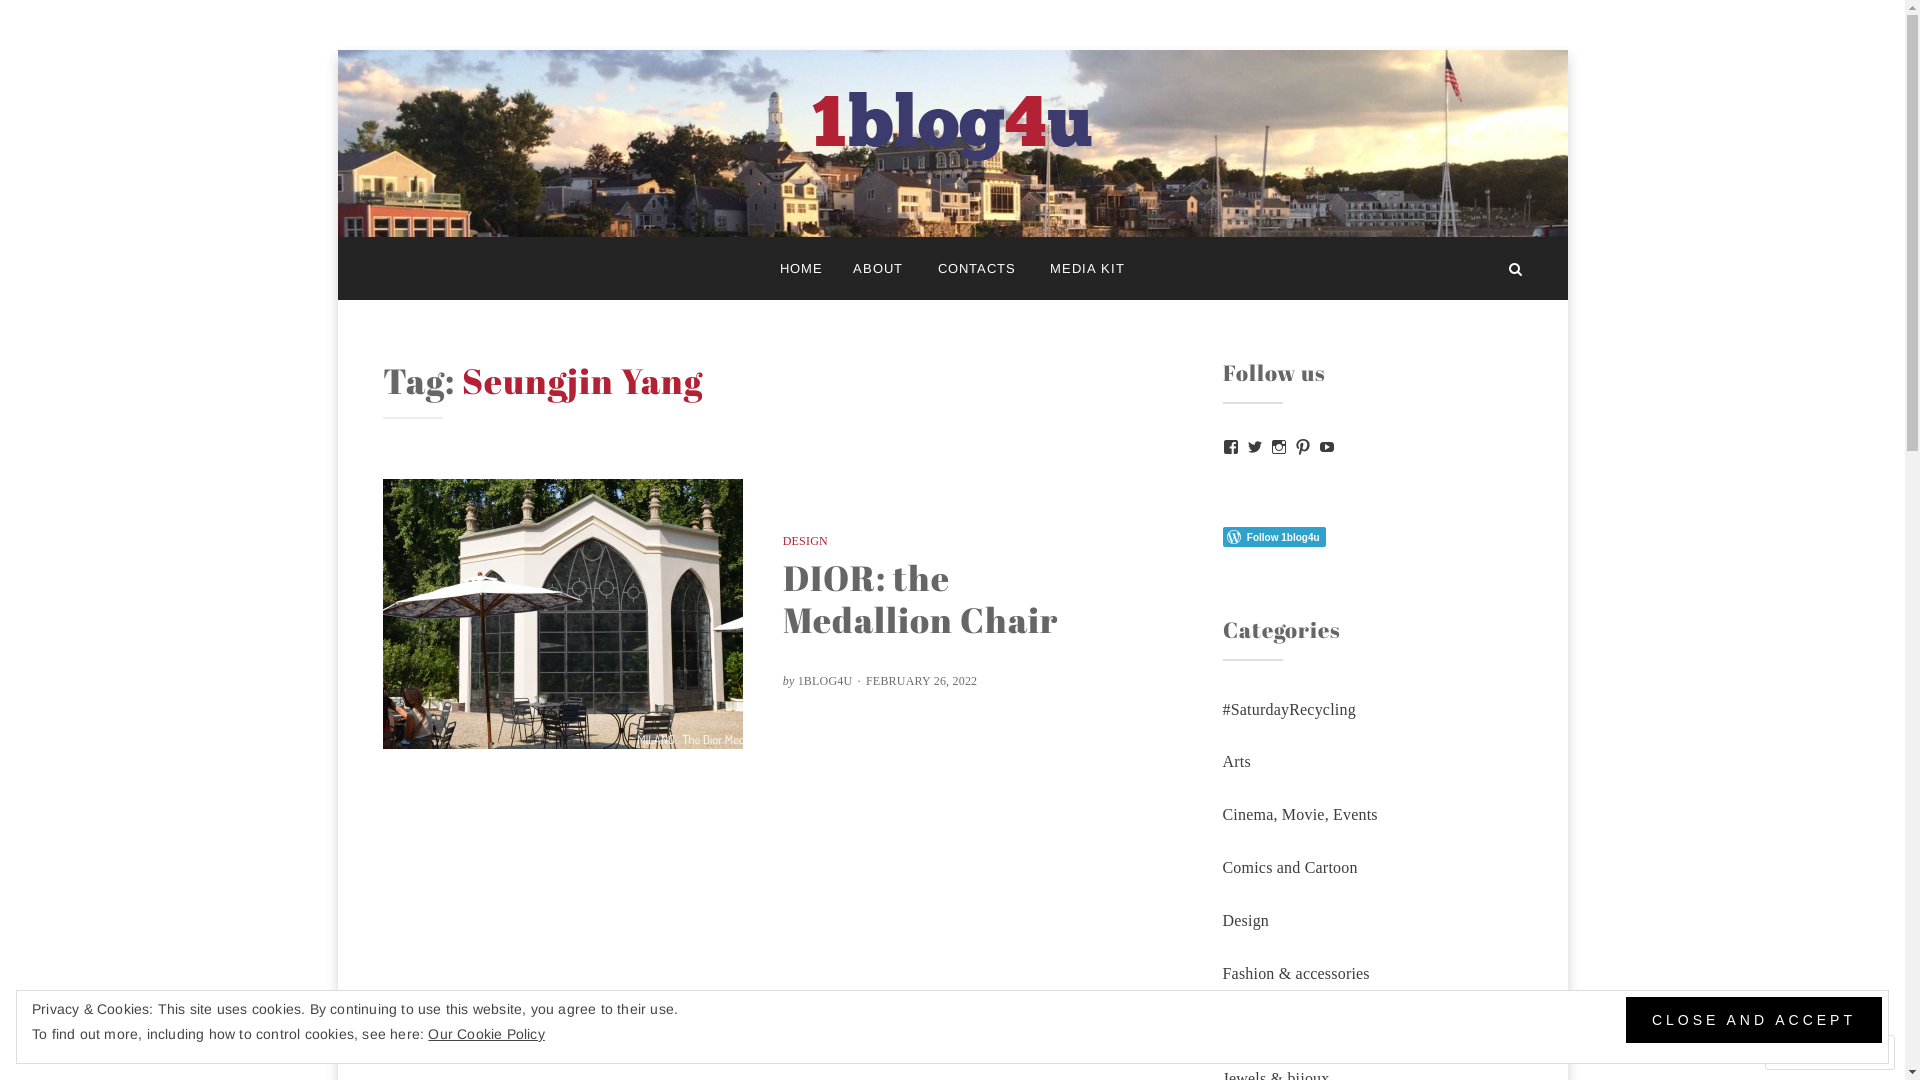  What do you see at coordinates (975, 267) in the screenshot?
I see `'CONTACTS'` at bounding box center [975, 267].